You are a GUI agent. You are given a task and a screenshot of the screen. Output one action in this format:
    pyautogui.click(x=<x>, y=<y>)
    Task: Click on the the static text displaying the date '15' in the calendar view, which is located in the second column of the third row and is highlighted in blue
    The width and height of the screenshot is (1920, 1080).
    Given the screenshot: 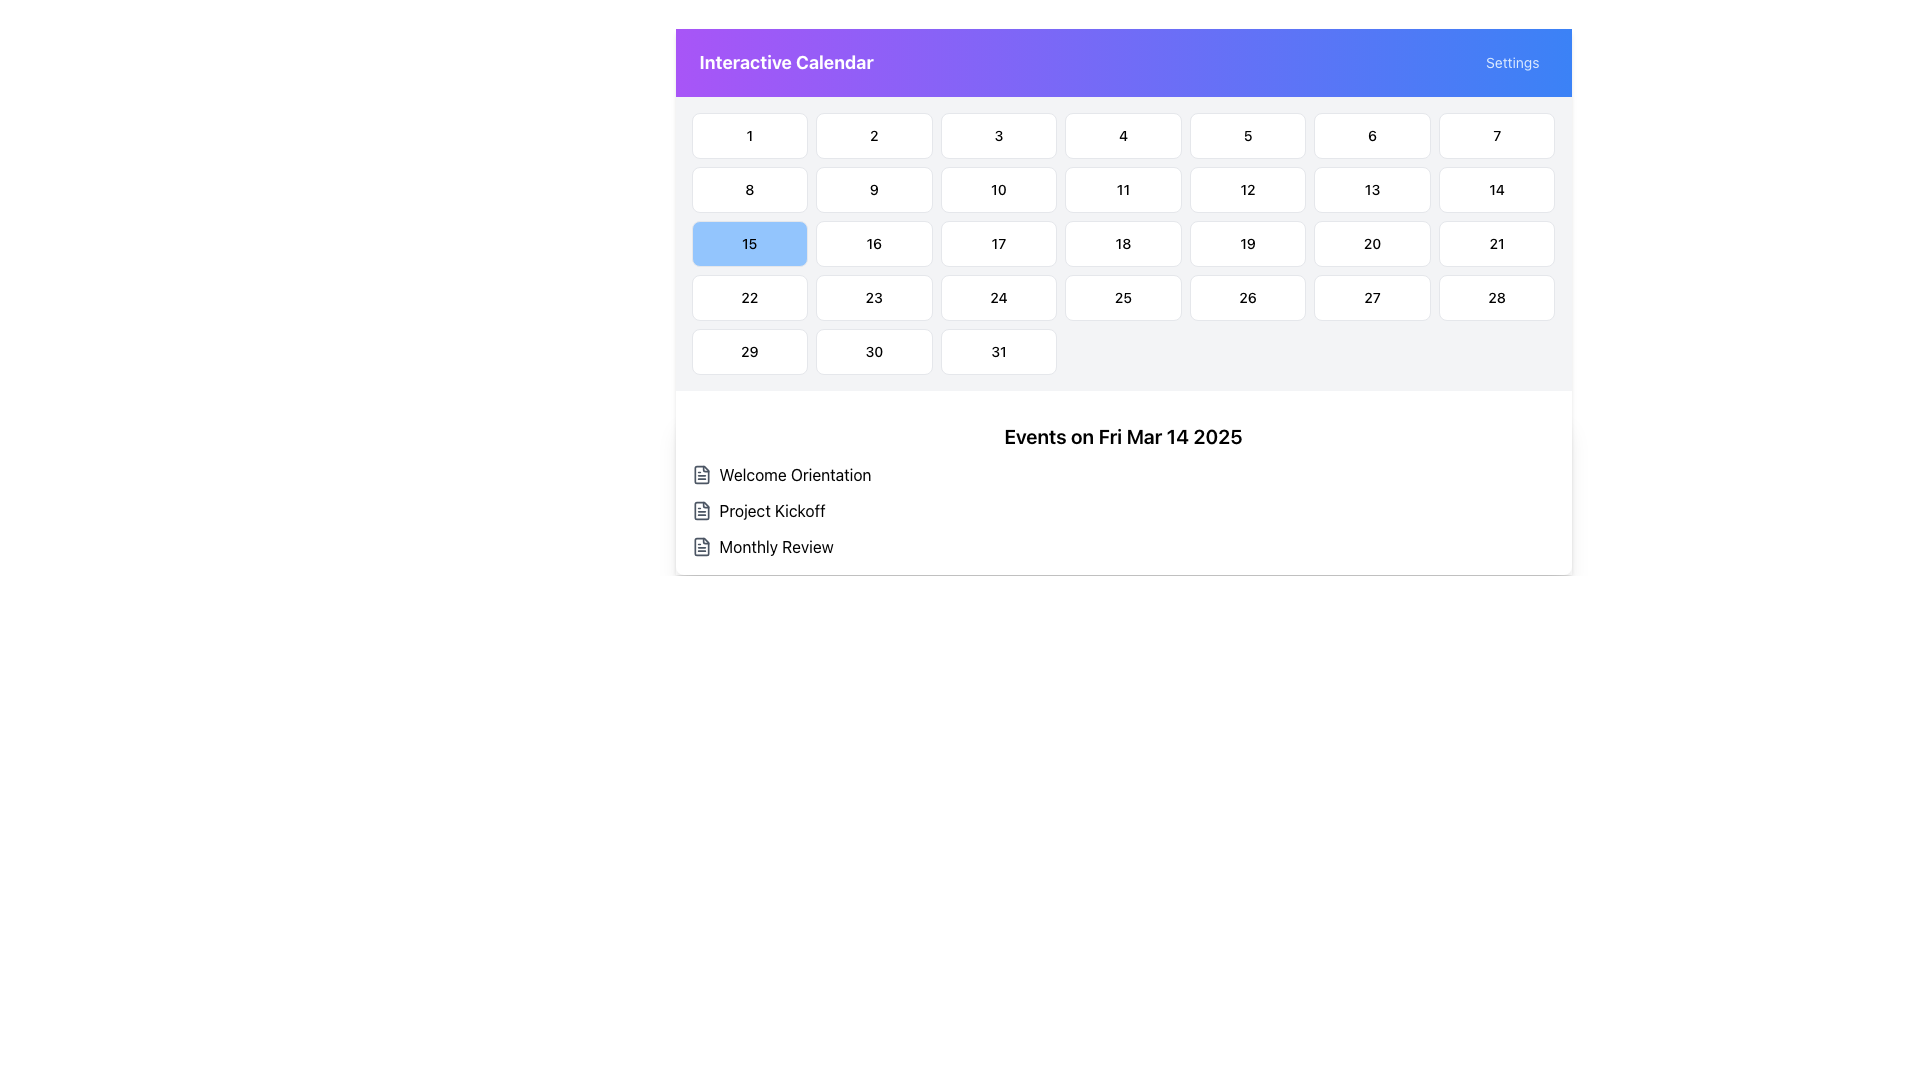 What is the action you would take?
    pyautogui.click(x=748, y=242)
    